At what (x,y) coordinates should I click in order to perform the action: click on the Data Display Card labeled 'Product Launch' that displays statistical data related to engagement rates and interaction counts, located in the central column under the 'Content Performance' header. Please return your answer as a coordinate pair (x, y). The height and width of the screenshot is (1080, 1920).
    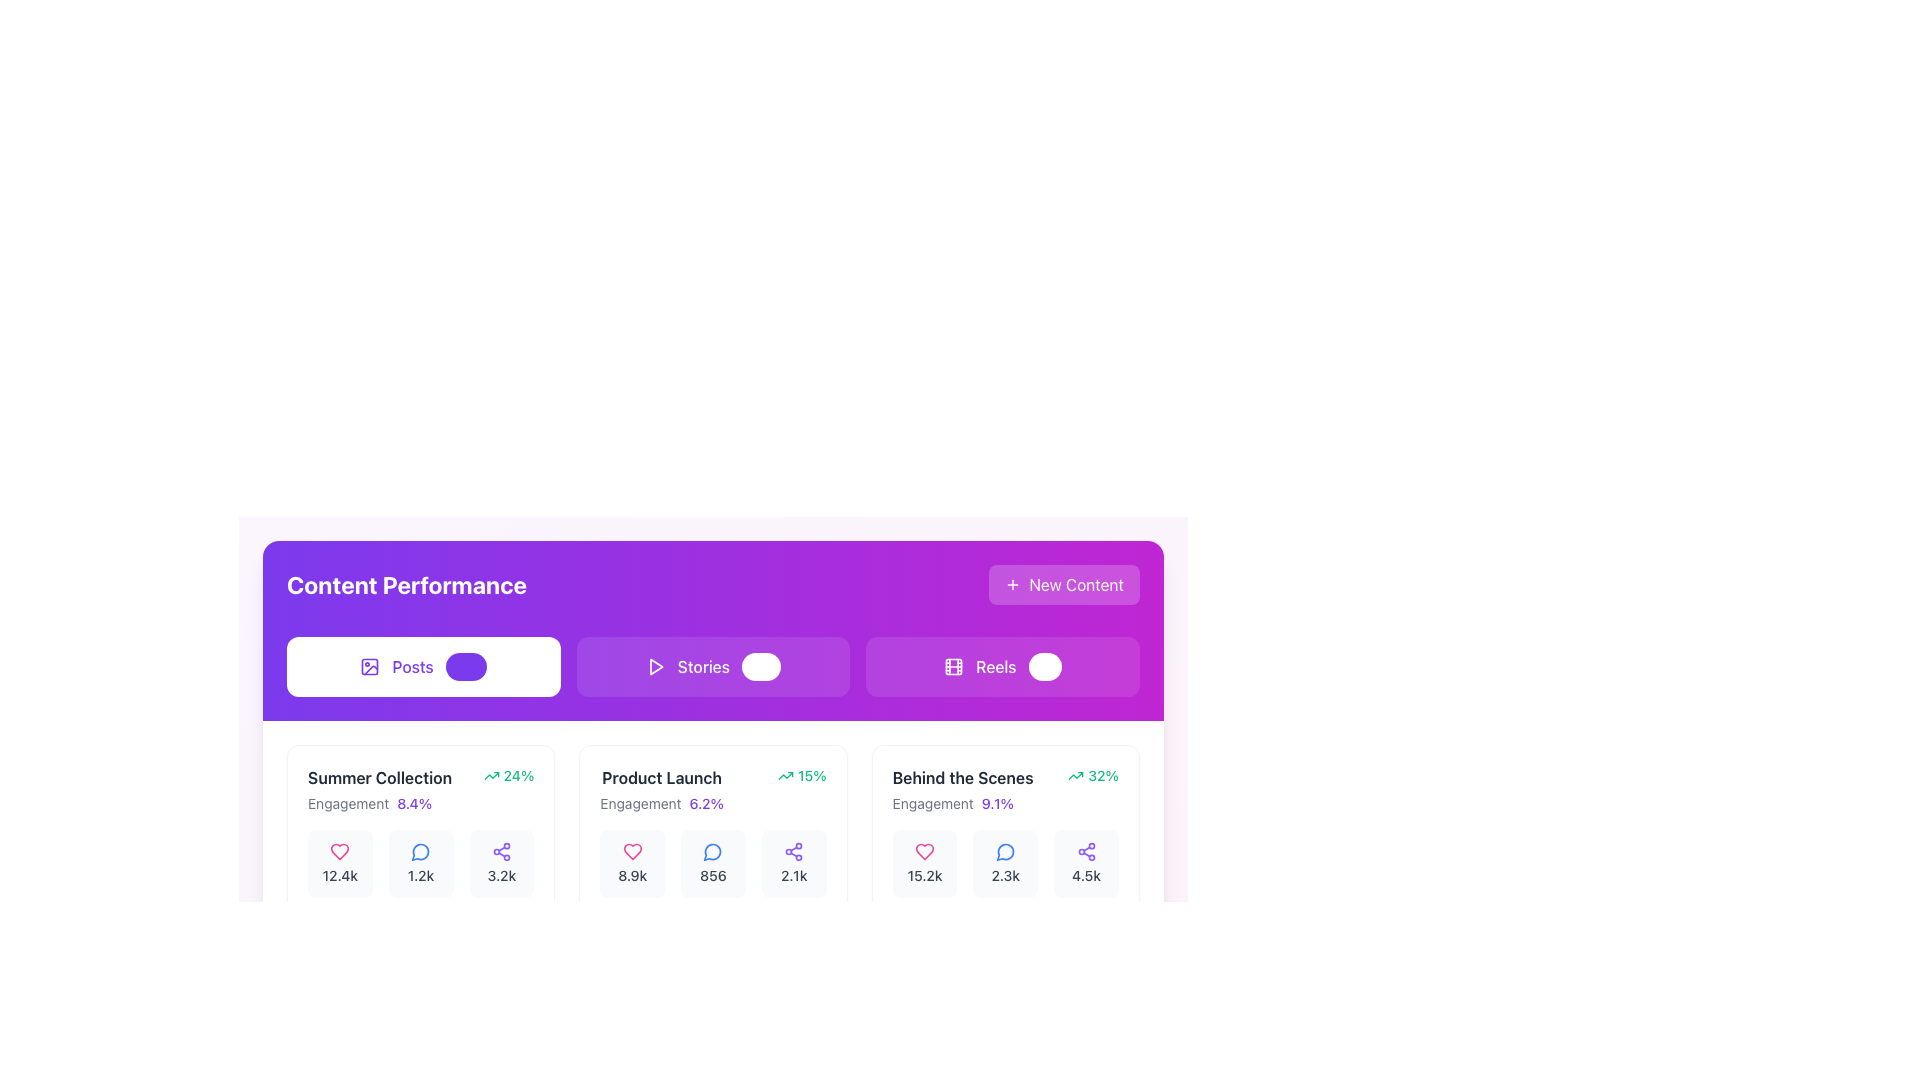
    Looking at the image, I should click on (713, 840).